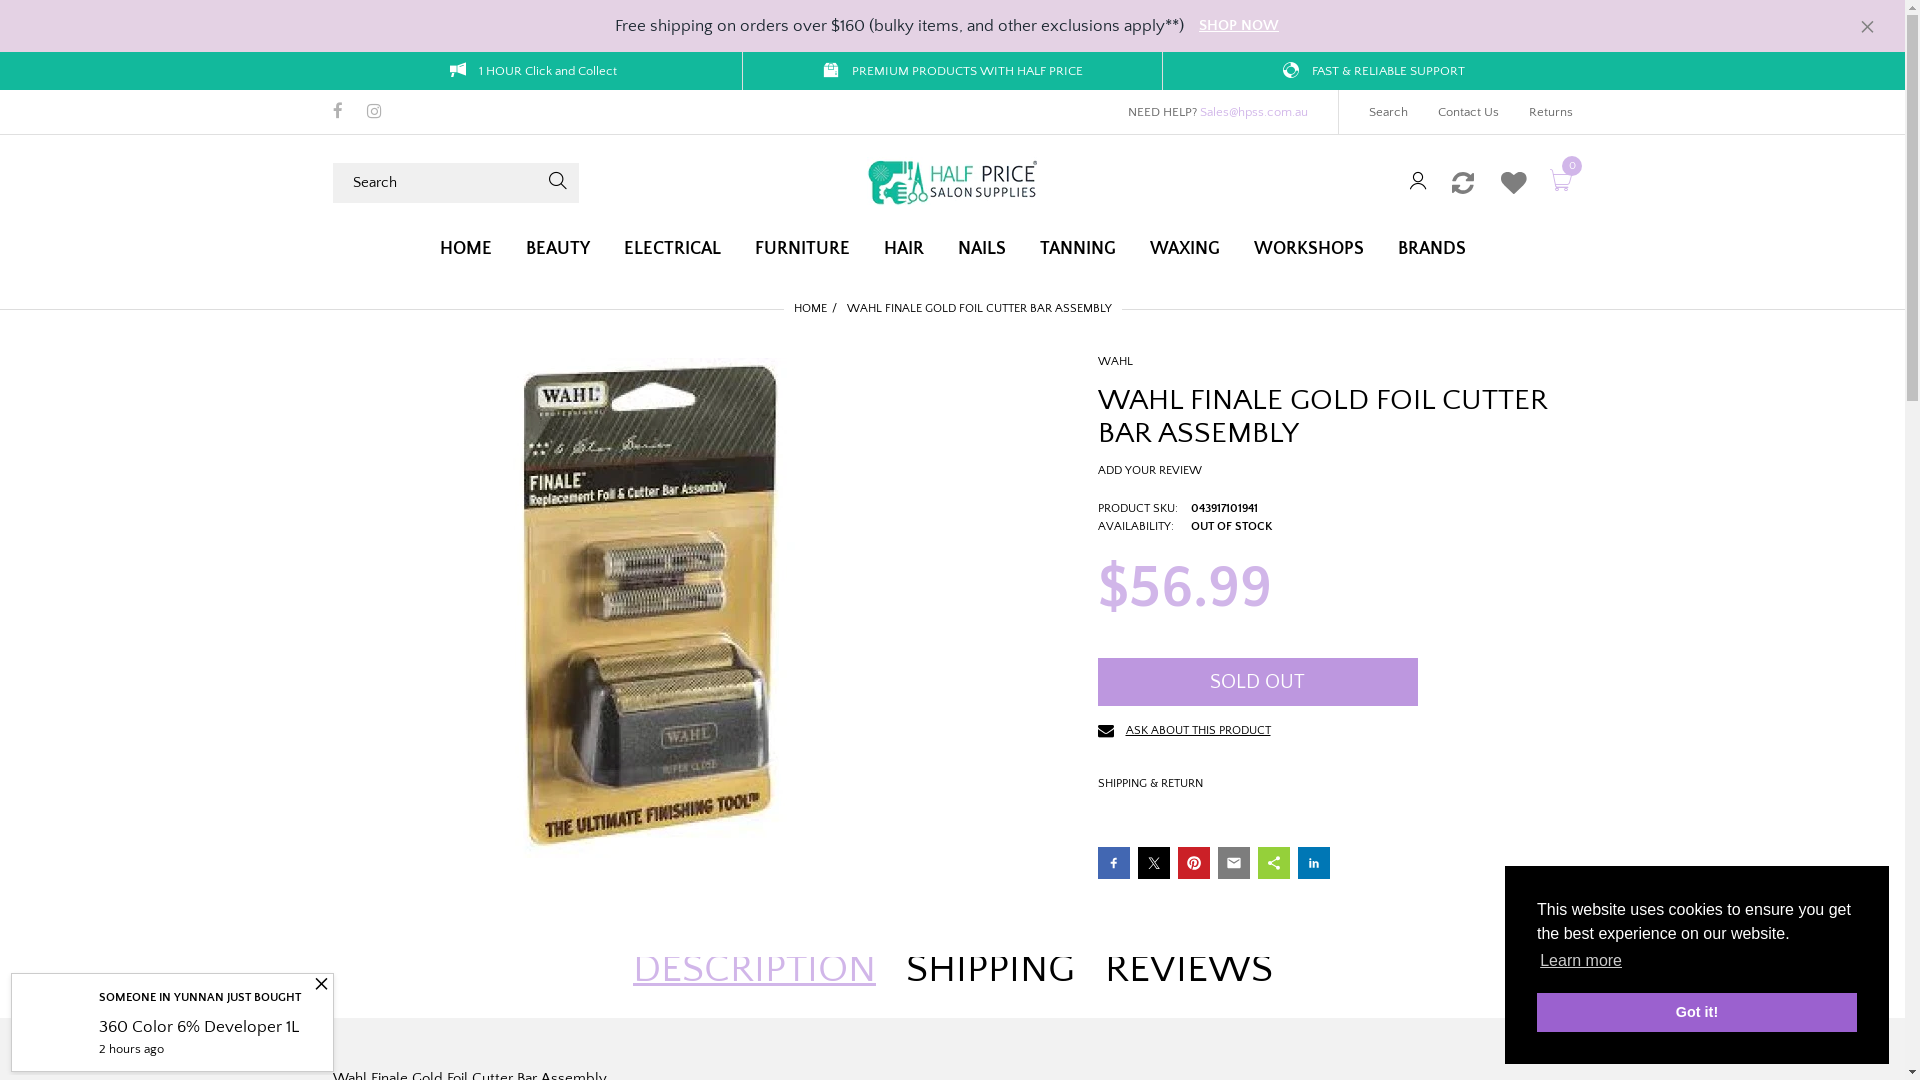 This screenshot has width=1920, height=1080. What do you see at coordinates (336, 112) in the screenshot?
I see `'Facebook'` at bounding box center [336, 112].